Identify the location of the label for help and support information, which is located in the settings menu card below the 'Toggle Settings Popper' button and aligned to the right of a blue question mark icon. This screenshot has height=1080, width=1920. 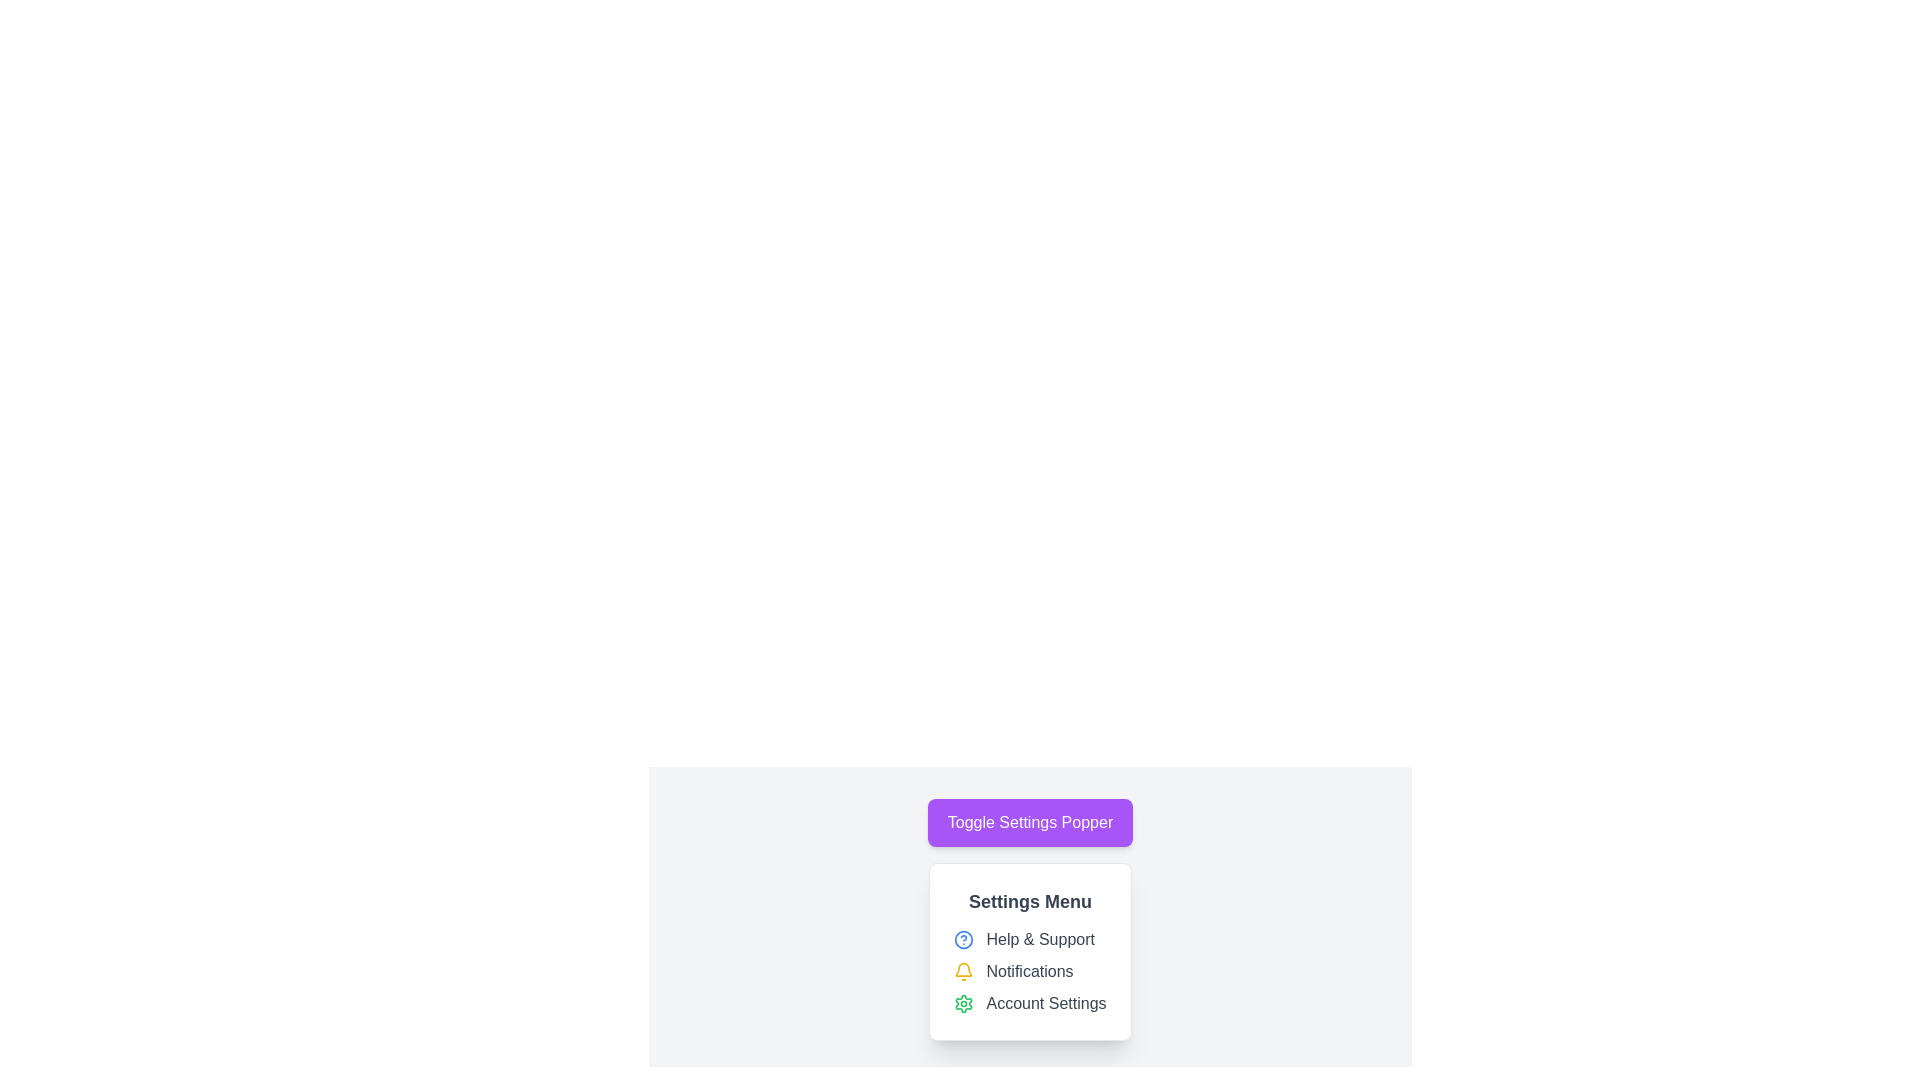
(1040, 940).